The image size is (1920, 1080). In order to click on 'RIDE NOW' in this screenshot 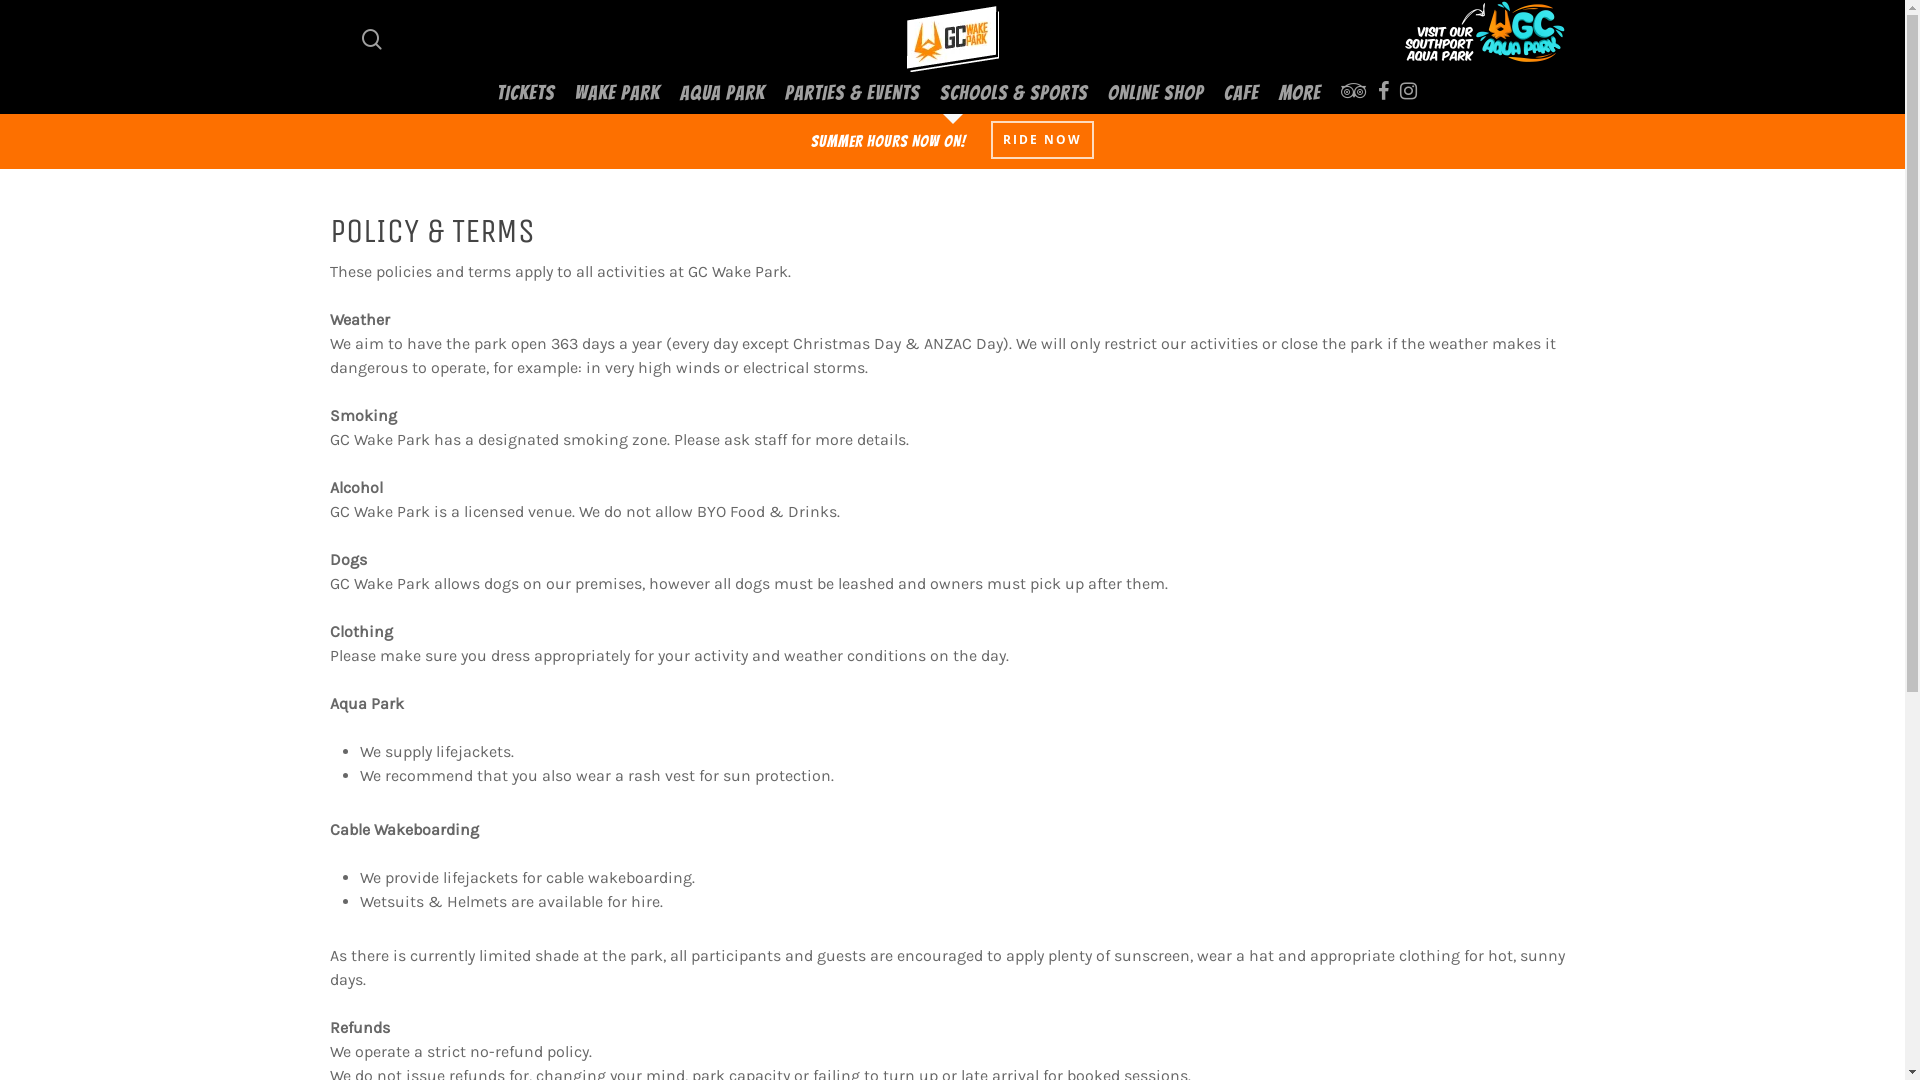, I will do `click(1041, 138)`.